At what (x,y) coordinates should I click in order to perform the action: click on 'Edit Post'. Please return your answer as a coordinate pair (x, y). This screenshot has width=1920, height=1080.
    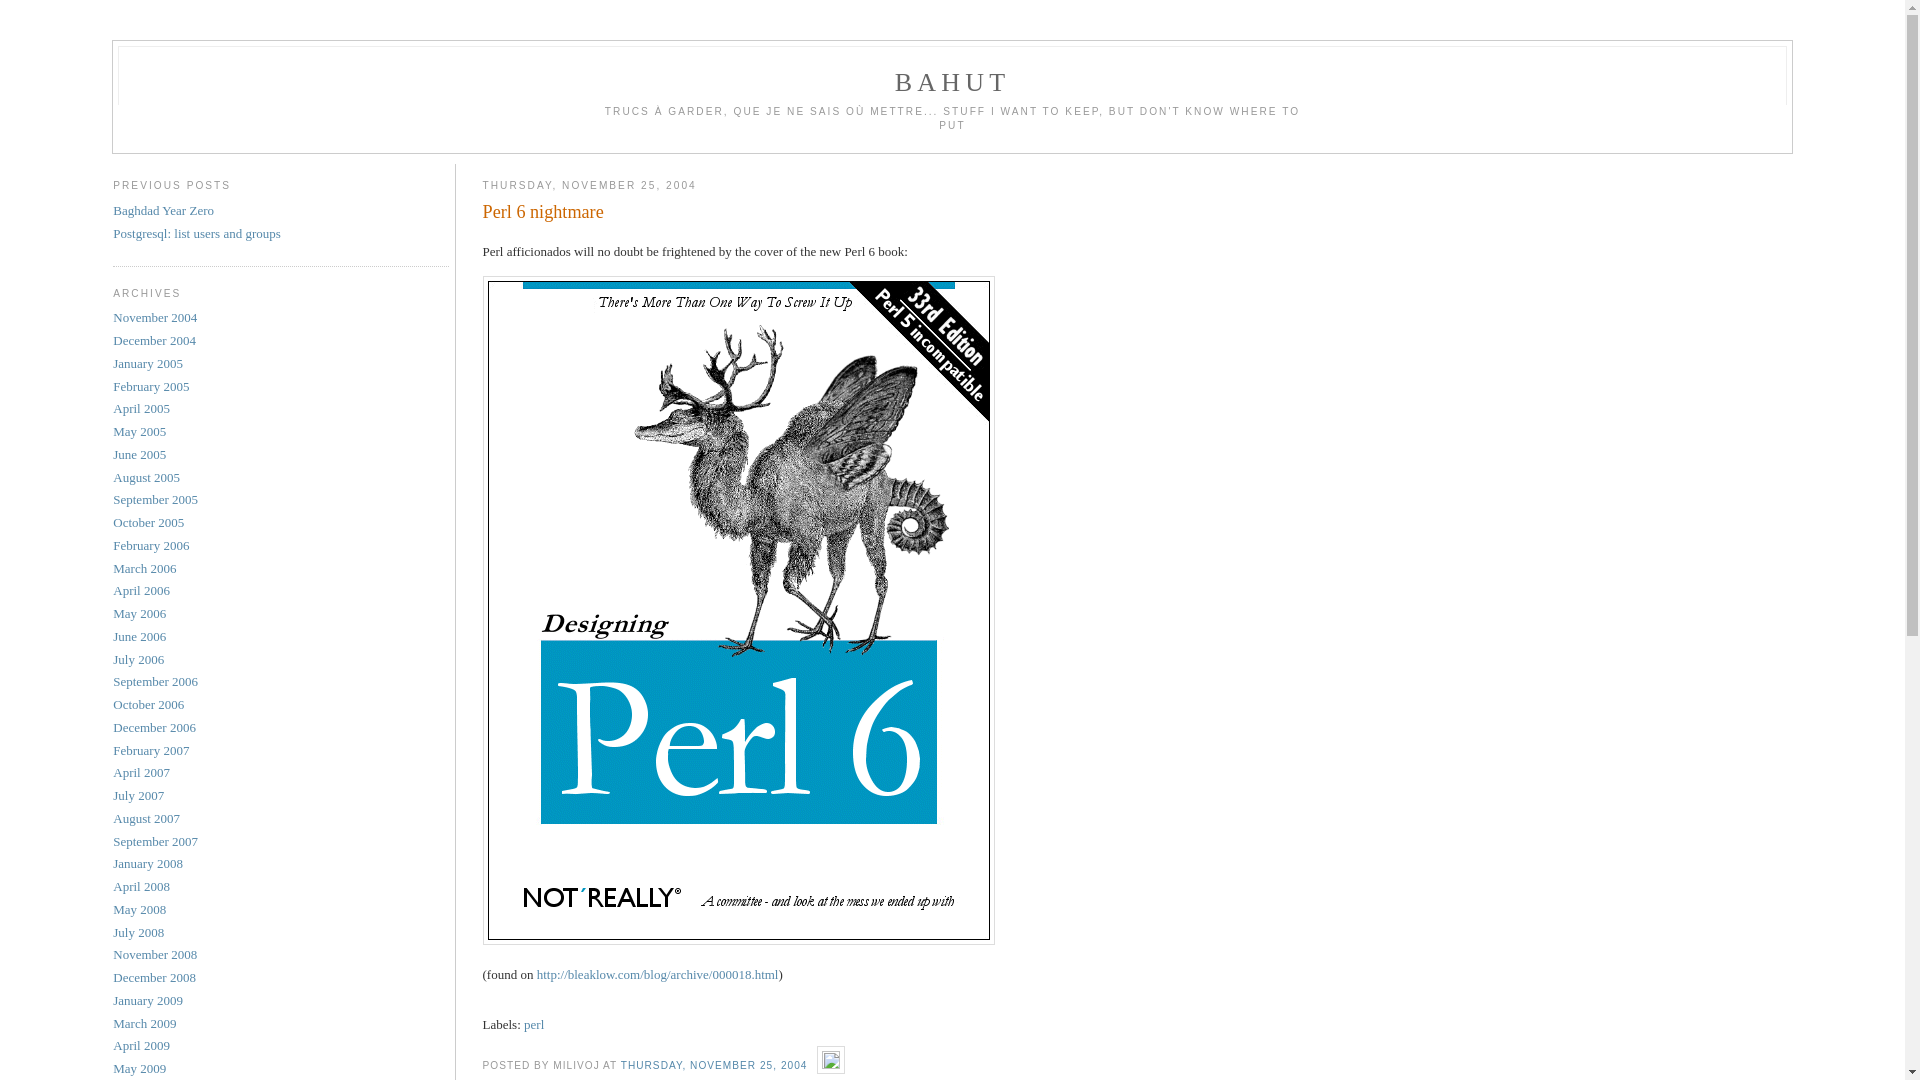
    Looking at the image, I should click on (830, 1063).